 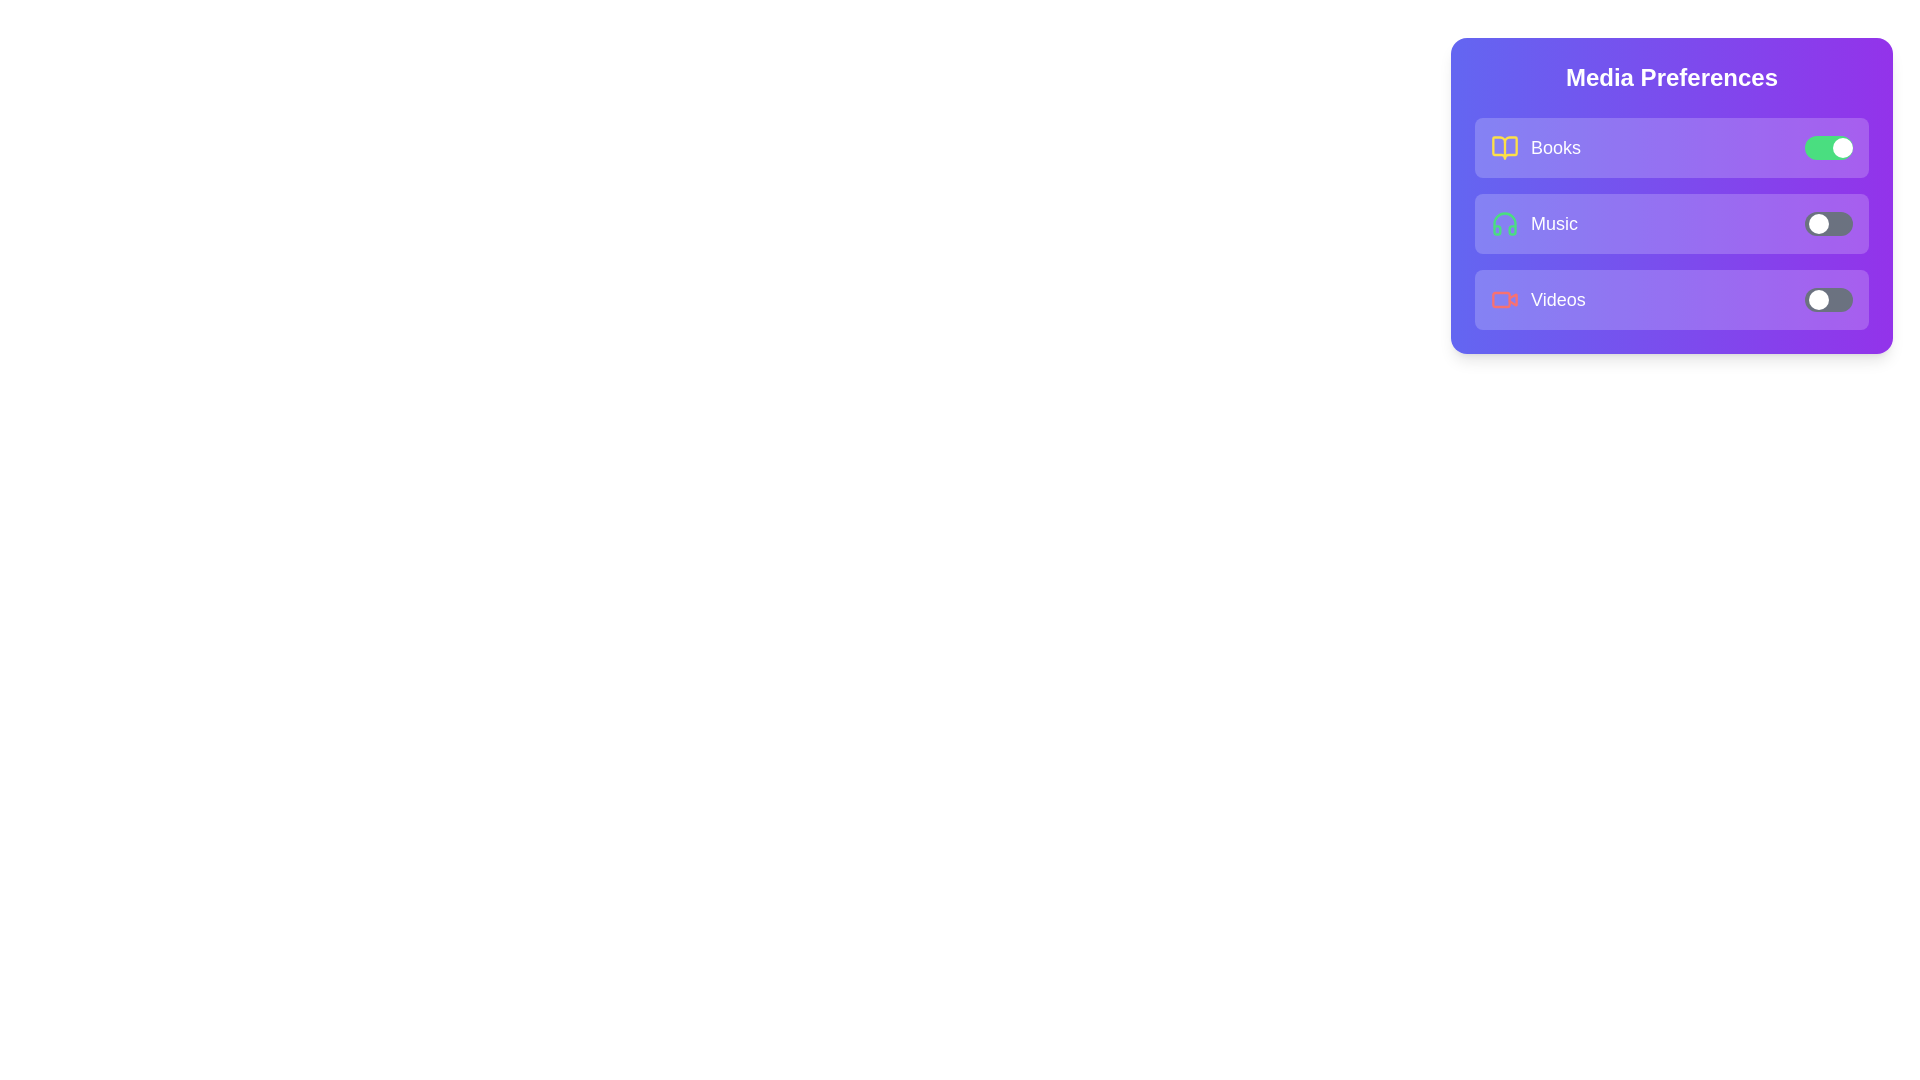 I want to click on the open book icon with a yellow fill located in the 'Media Preferences' section, positioned to the left of the 'Books' label, so click(x=1505, y=146).